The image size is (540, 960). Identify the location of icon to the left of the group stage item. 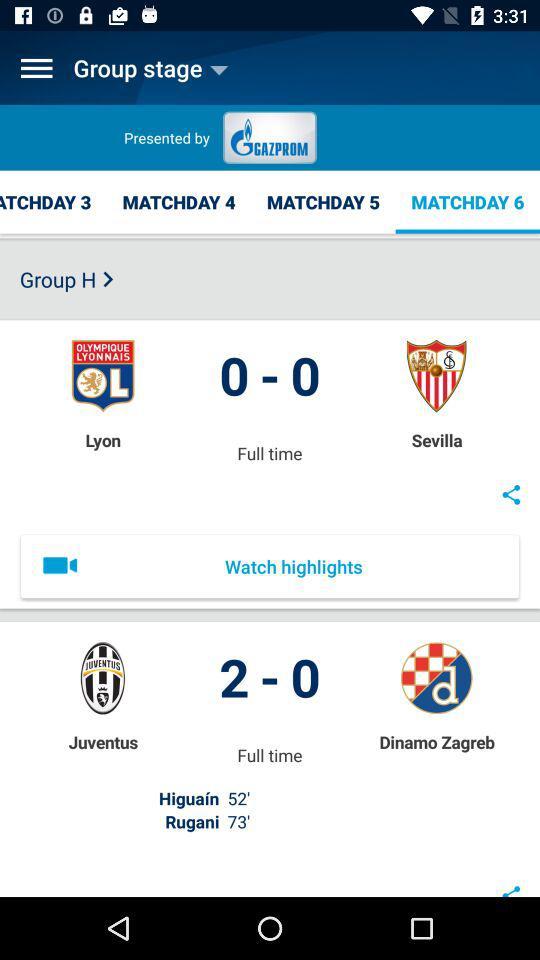
(36, 68).